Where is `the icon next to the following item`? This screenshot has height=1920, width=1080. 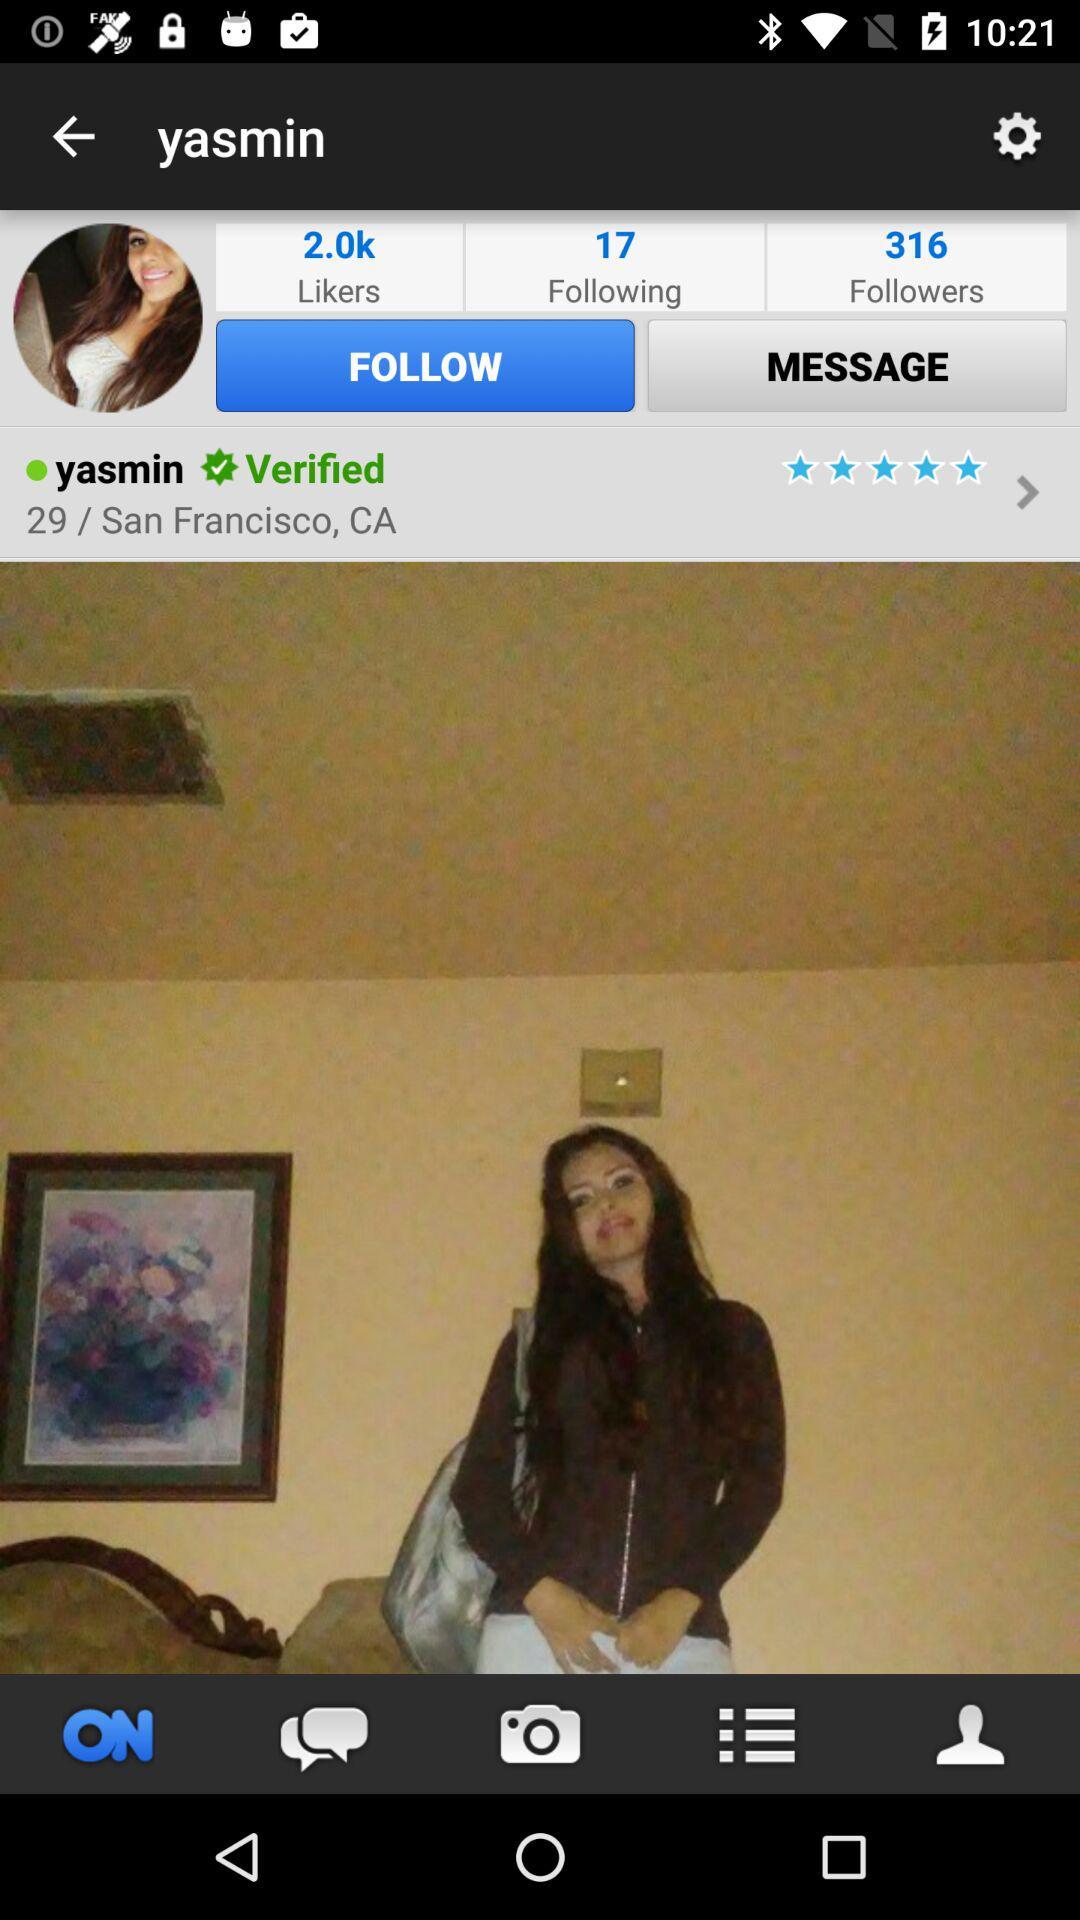
the icon next to the following item is located at coordinates (338, 242).